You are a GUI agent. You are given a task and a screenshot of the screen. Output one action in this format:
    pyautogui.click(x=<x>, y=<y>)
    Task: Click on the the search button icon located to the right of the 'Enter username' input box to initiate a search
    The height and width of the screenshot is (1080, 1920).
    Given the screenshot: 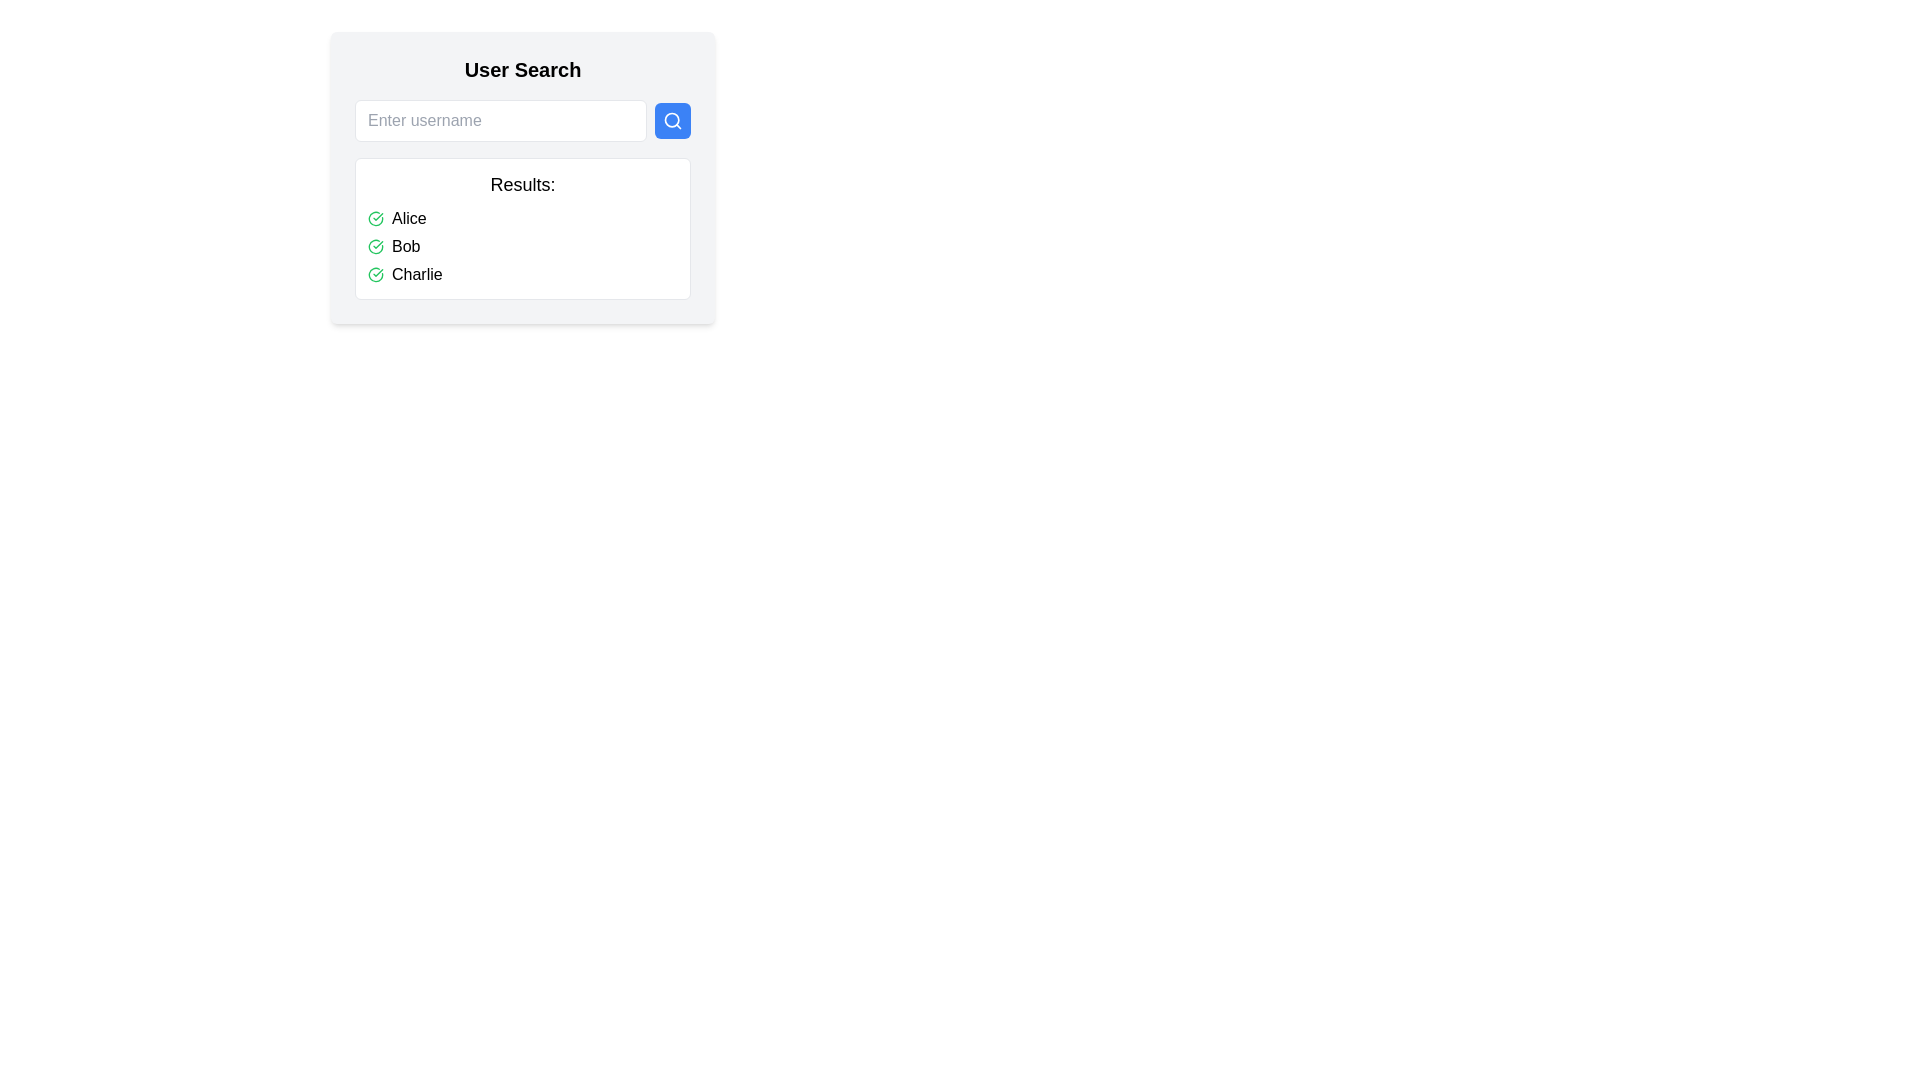 What is the action you would take?
    pyautogui.click(x=672, y=120)
    